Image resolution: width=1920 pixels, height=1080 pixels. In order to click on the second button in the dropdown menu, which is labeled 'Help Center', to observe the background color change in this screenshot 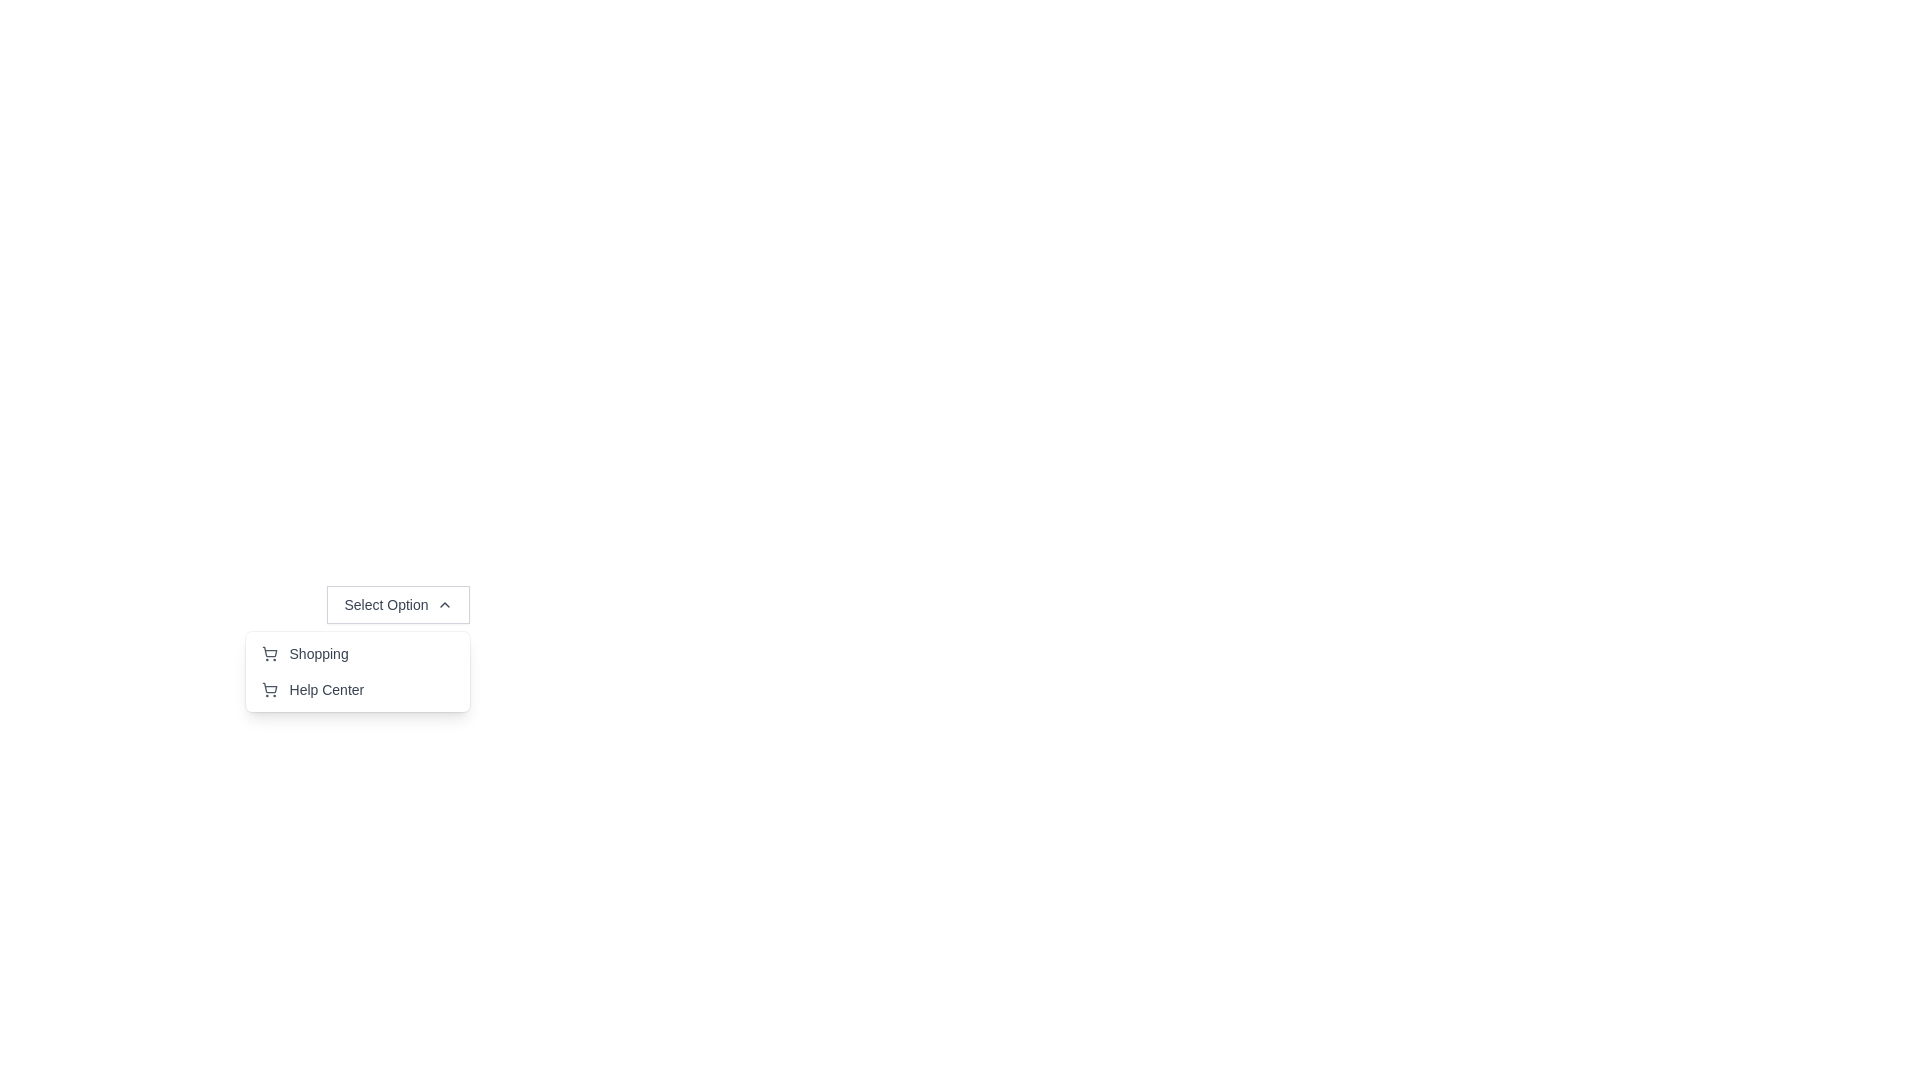, I will do `click(311, 689)`.